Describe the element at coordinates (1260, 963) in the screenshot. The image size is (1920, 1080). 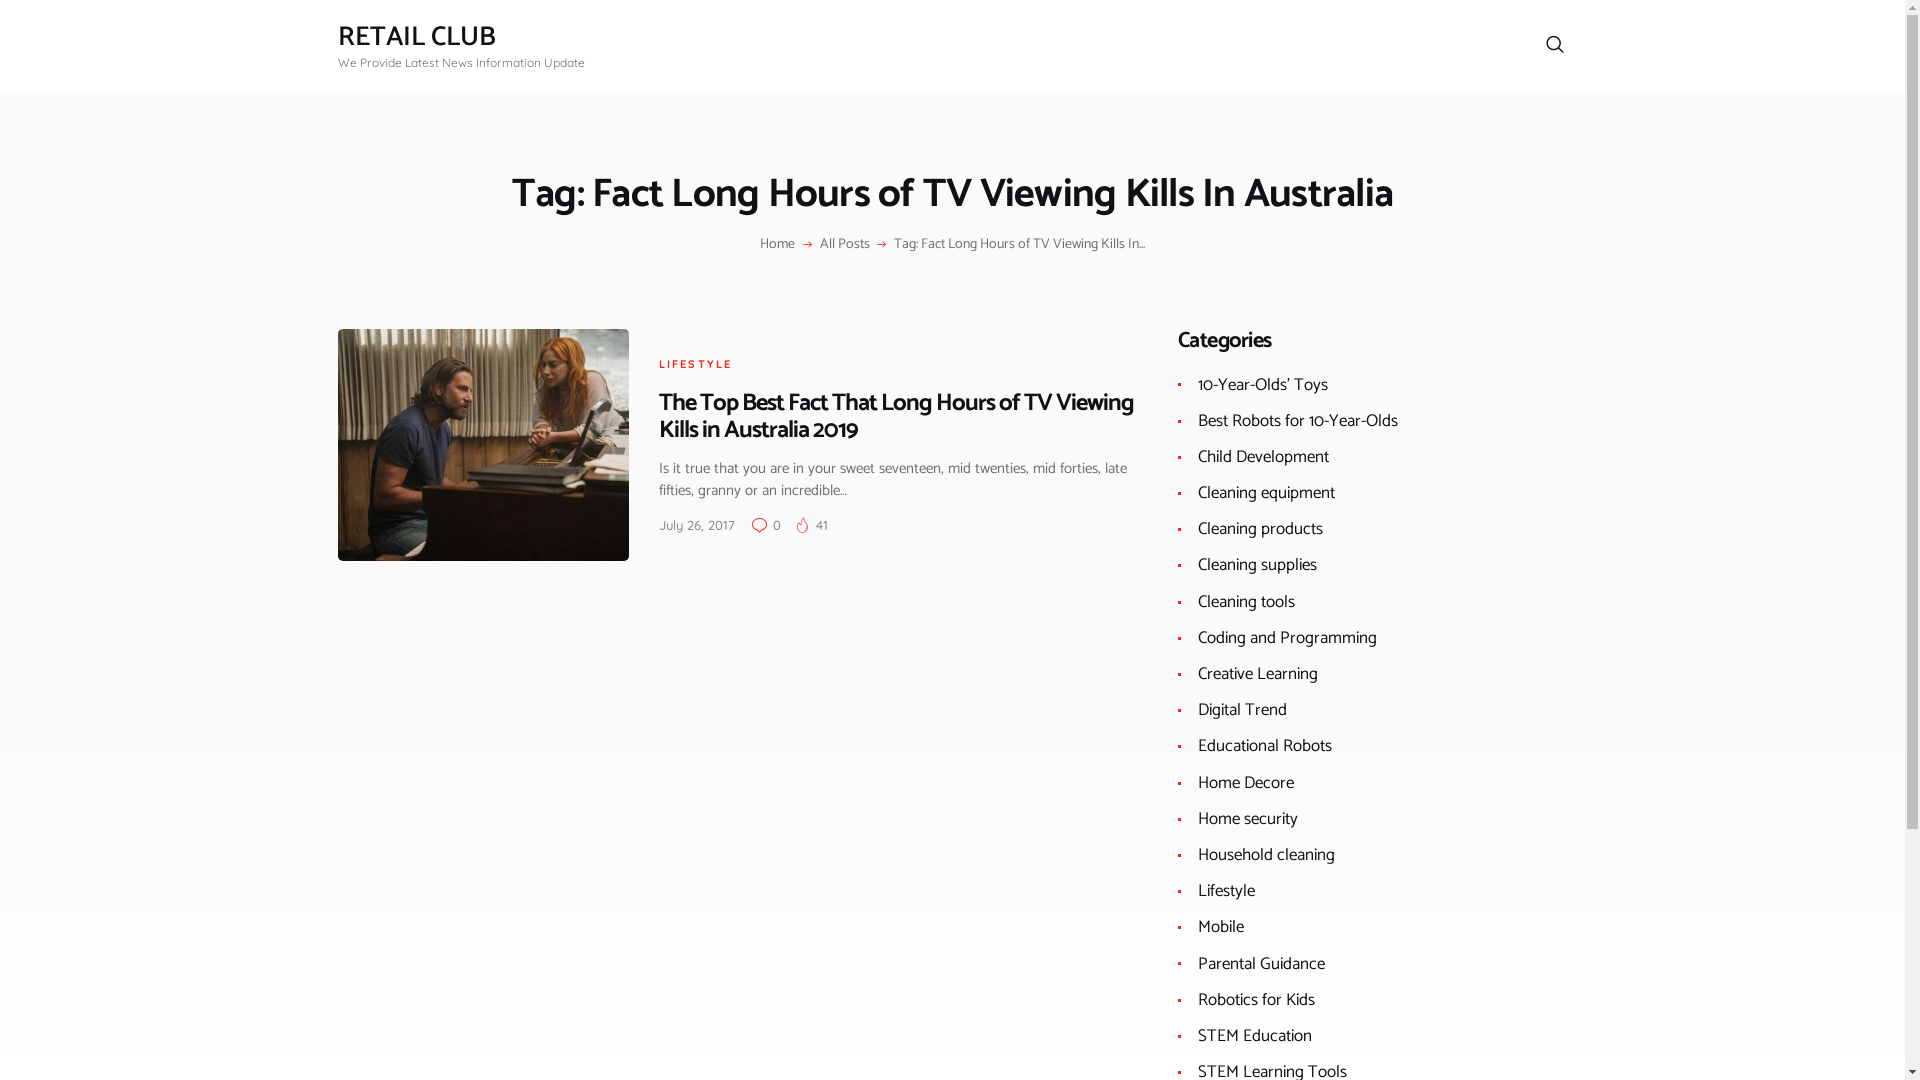
I see `'Parental Guidance'` at that location.